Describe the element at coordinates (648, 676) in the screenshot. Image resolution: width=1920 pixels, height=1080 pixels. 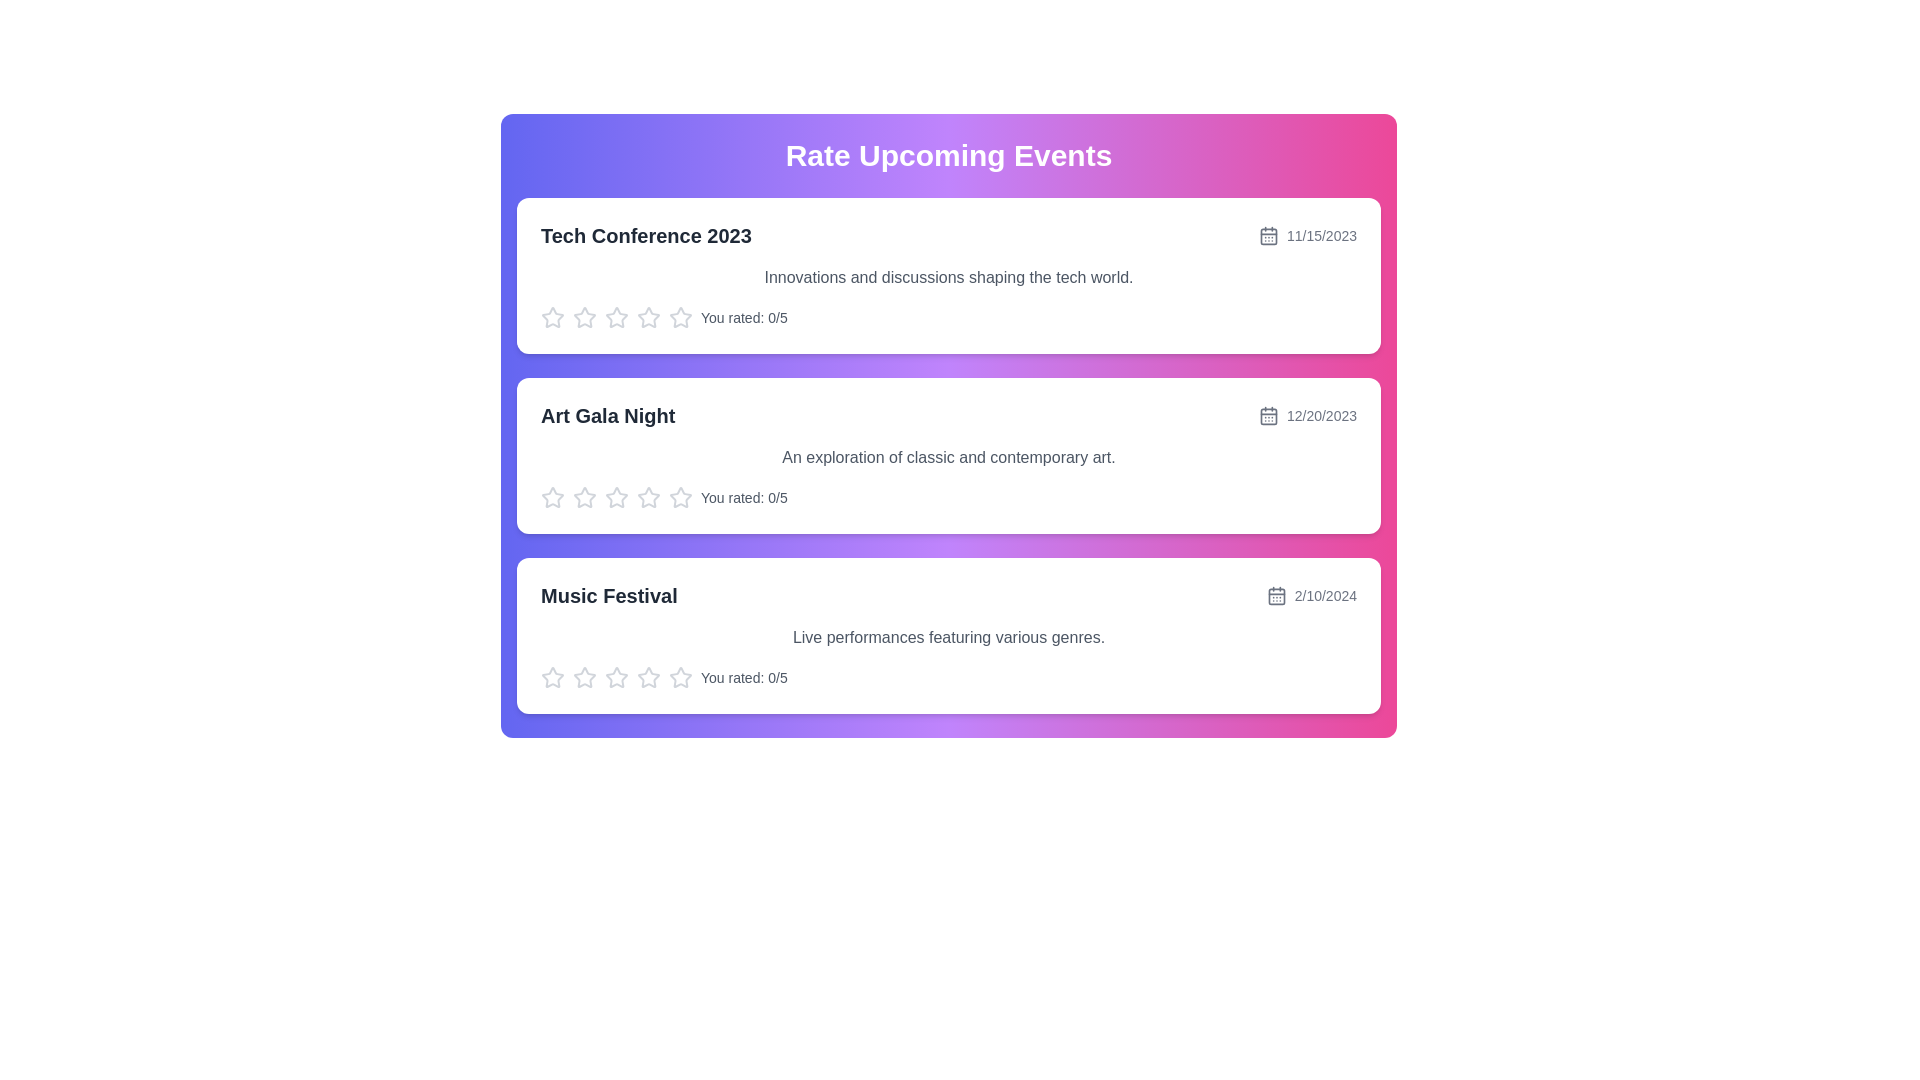
I see `the second star icon in the rating system of the 'Music Festival' event card` at that location.